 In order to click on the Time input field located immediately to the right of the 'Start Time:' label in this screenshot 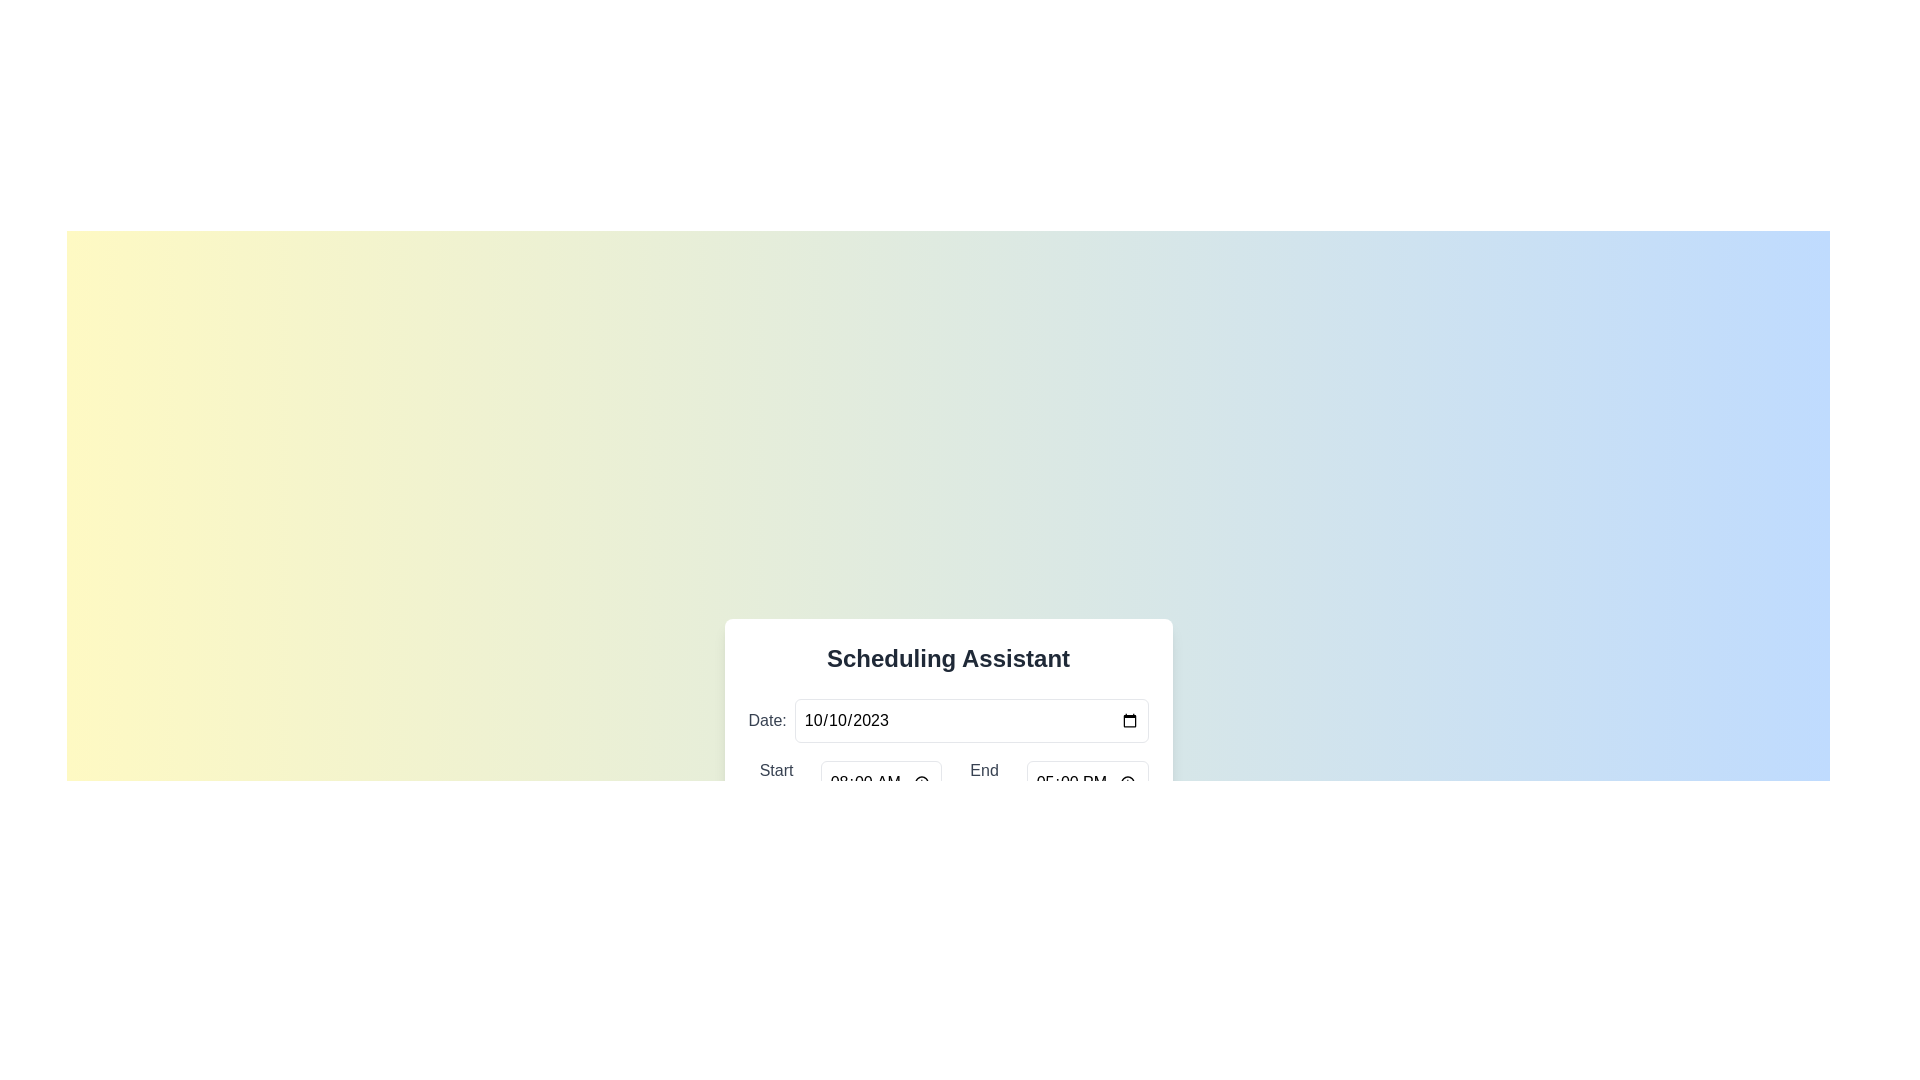, I will do `click(880, 782)`.